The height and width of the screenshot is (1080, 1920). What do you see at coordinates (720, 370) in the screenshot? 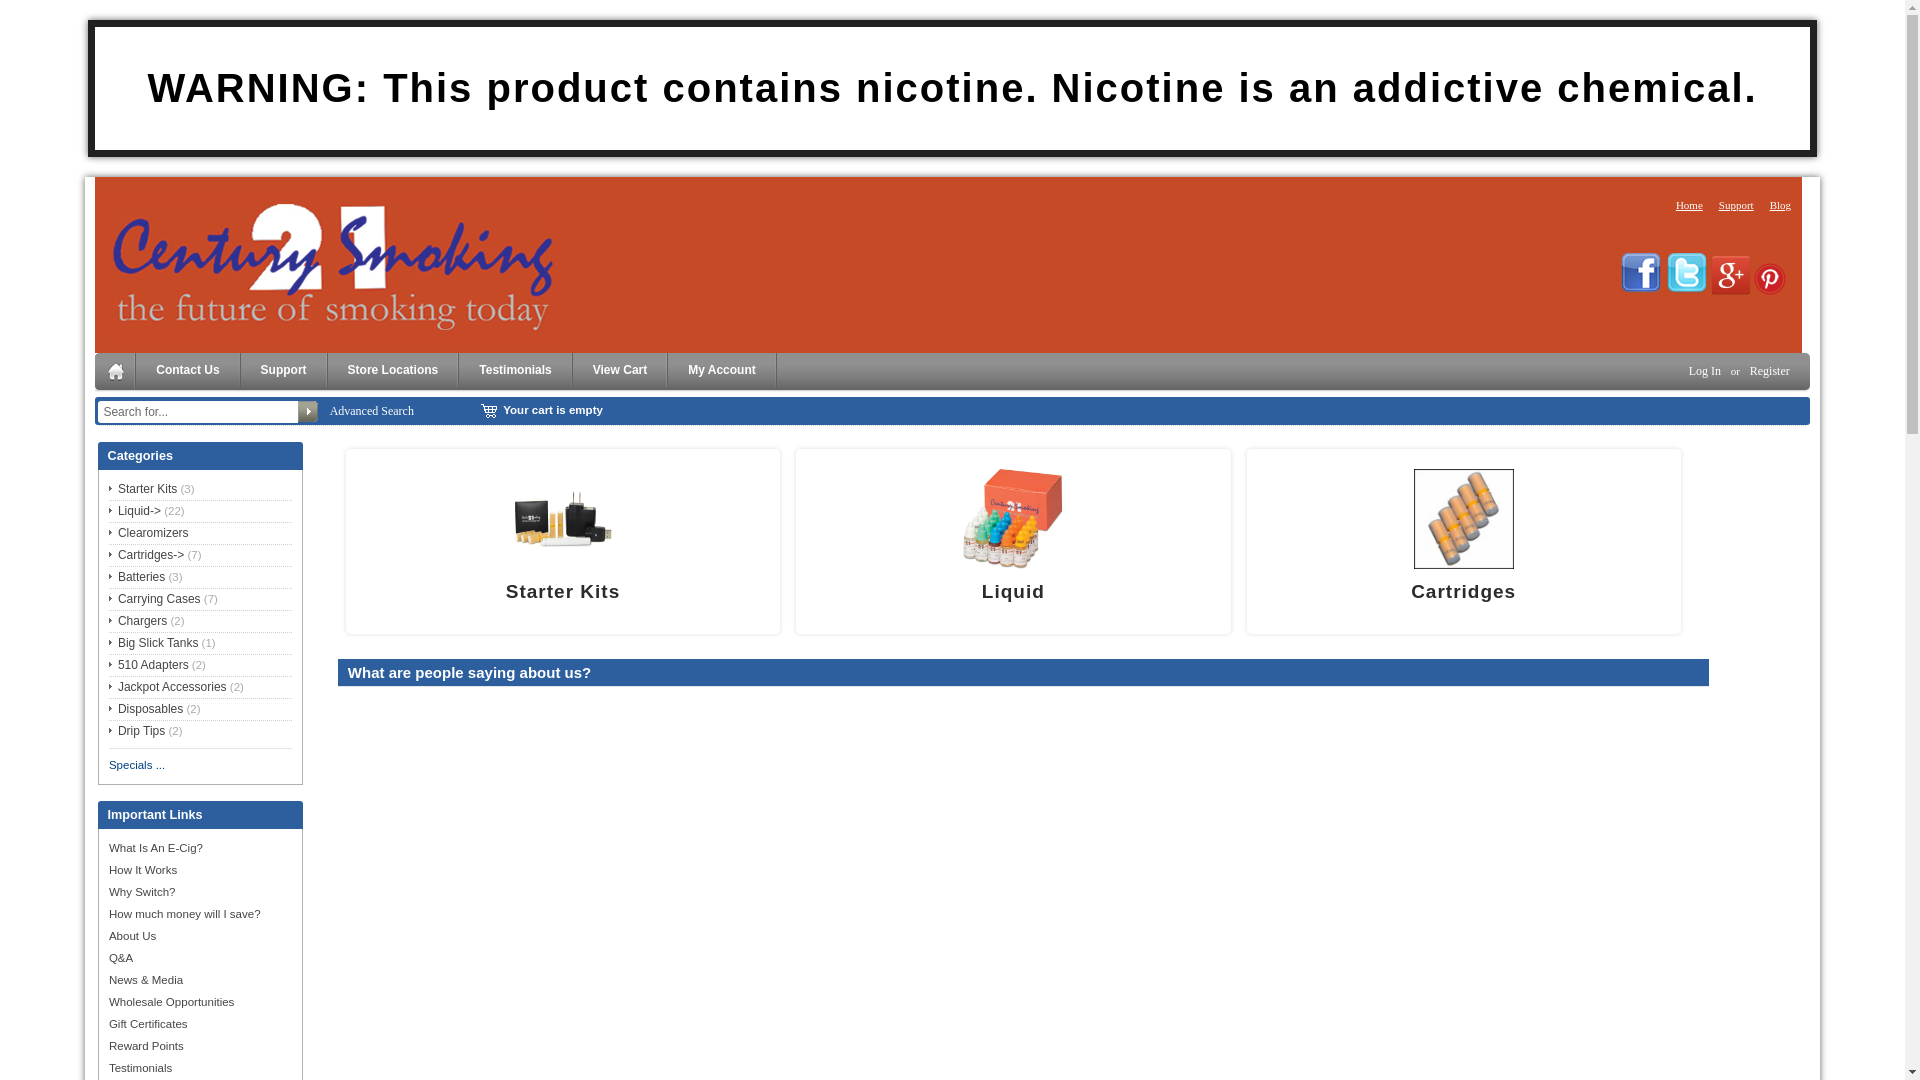
I see `'My Account'` at bounding box center [720, 370].